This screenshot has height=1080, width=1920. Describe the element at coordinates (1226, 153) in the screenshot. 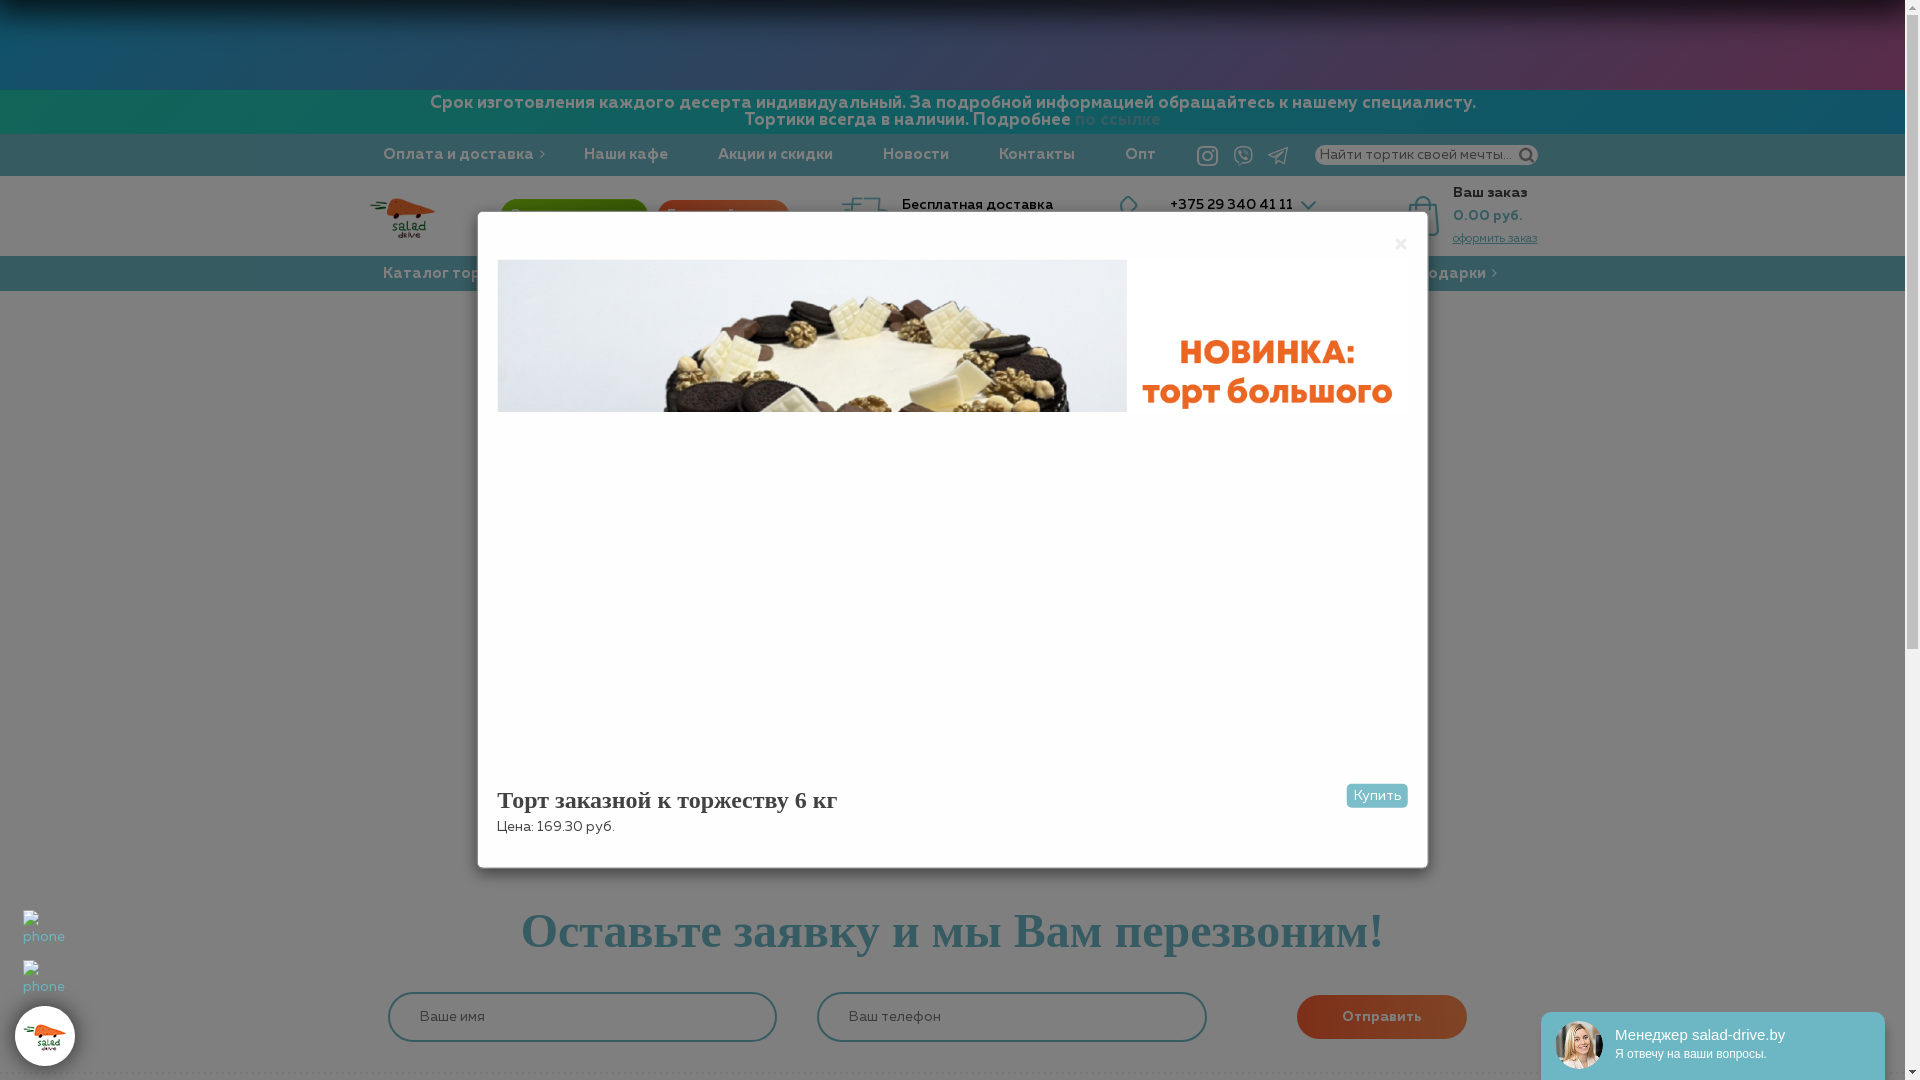

I see `'Viber'` at that location.